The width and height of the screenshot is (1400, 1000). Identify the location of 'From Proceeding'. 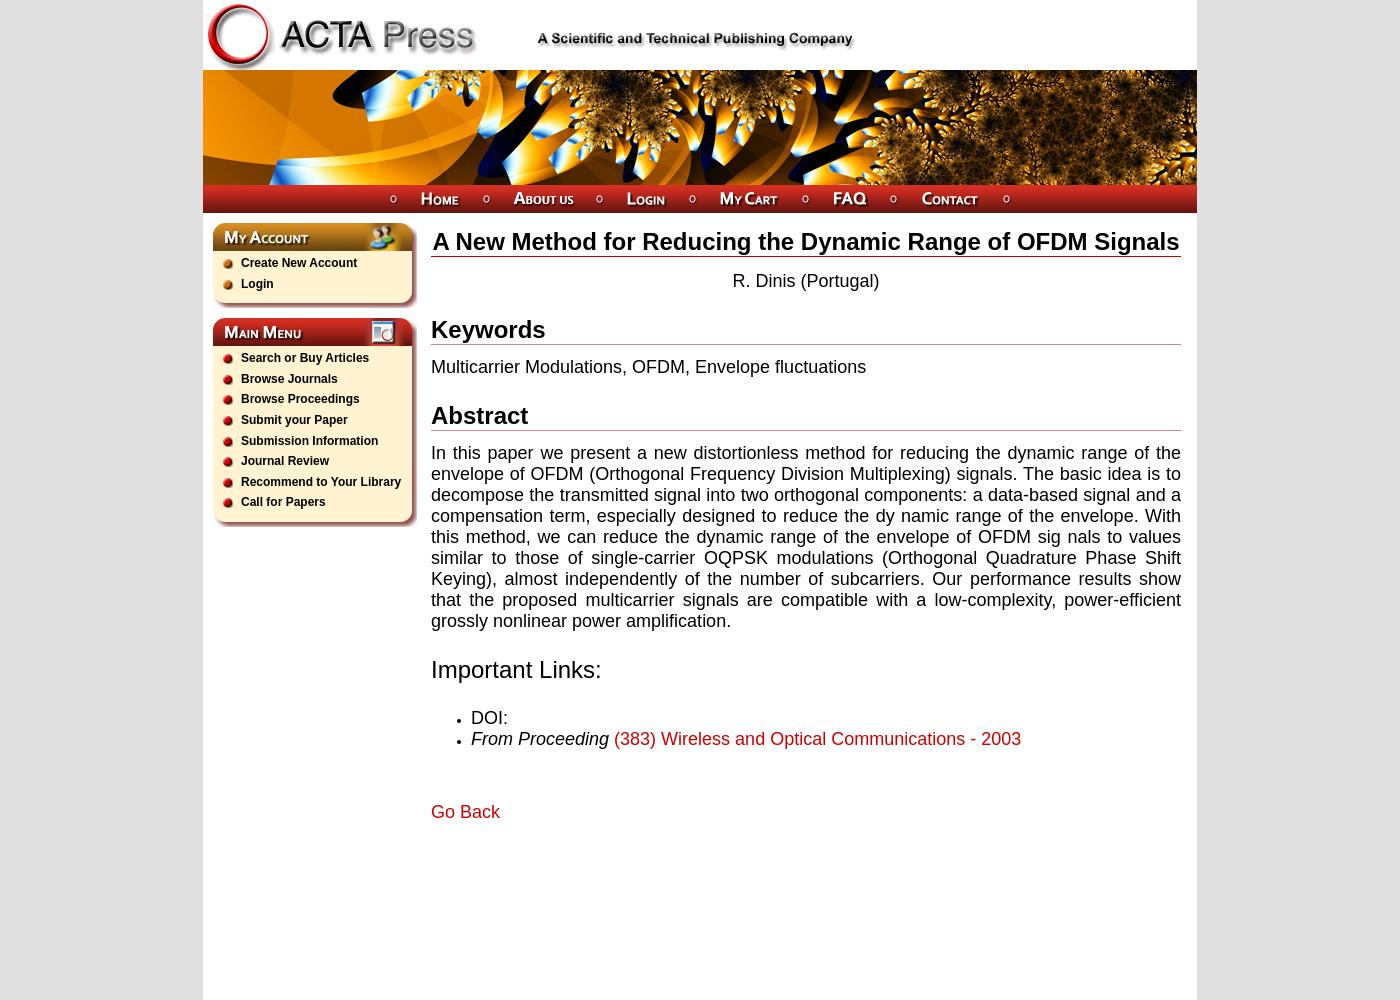
(469, 737).